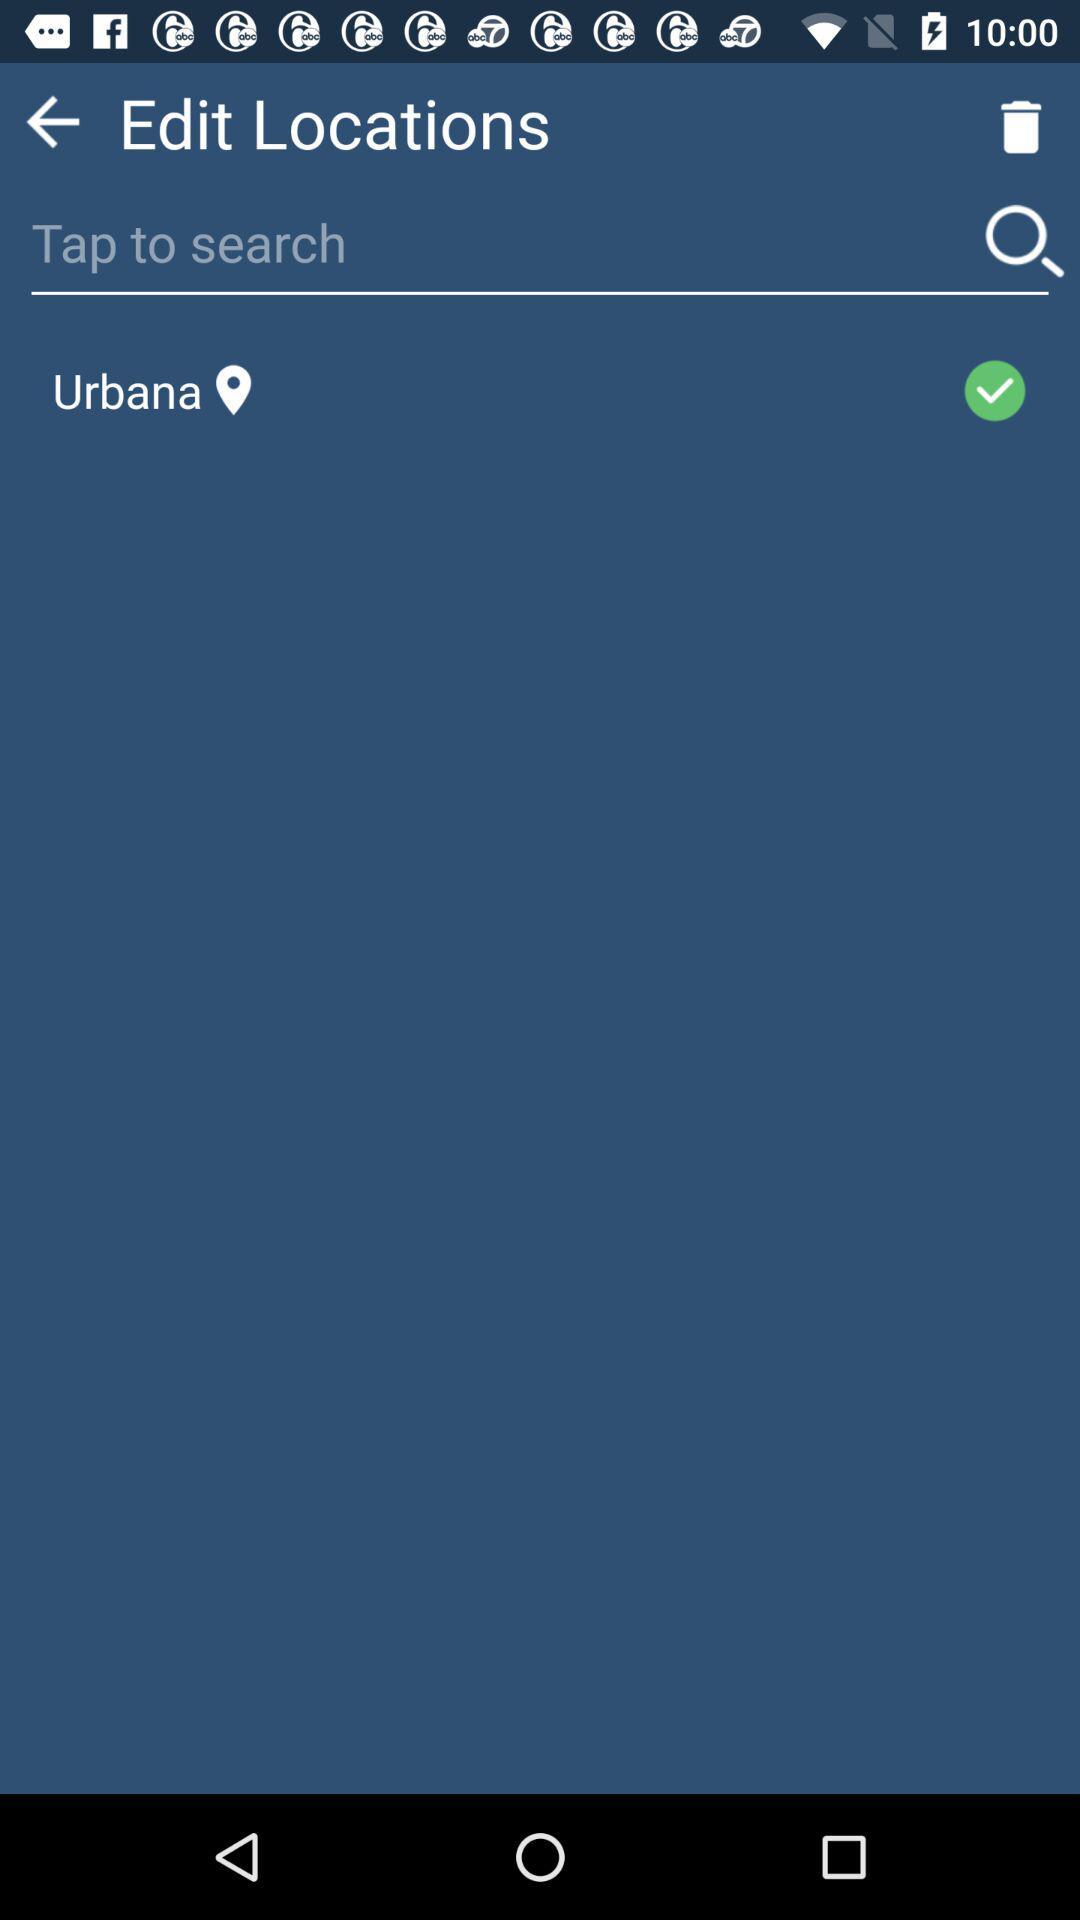 The width and height of the screenshot is (1080, 1920). Describe the element at coordinates (51, 120) in the screenshot. I see `go back` at that location.